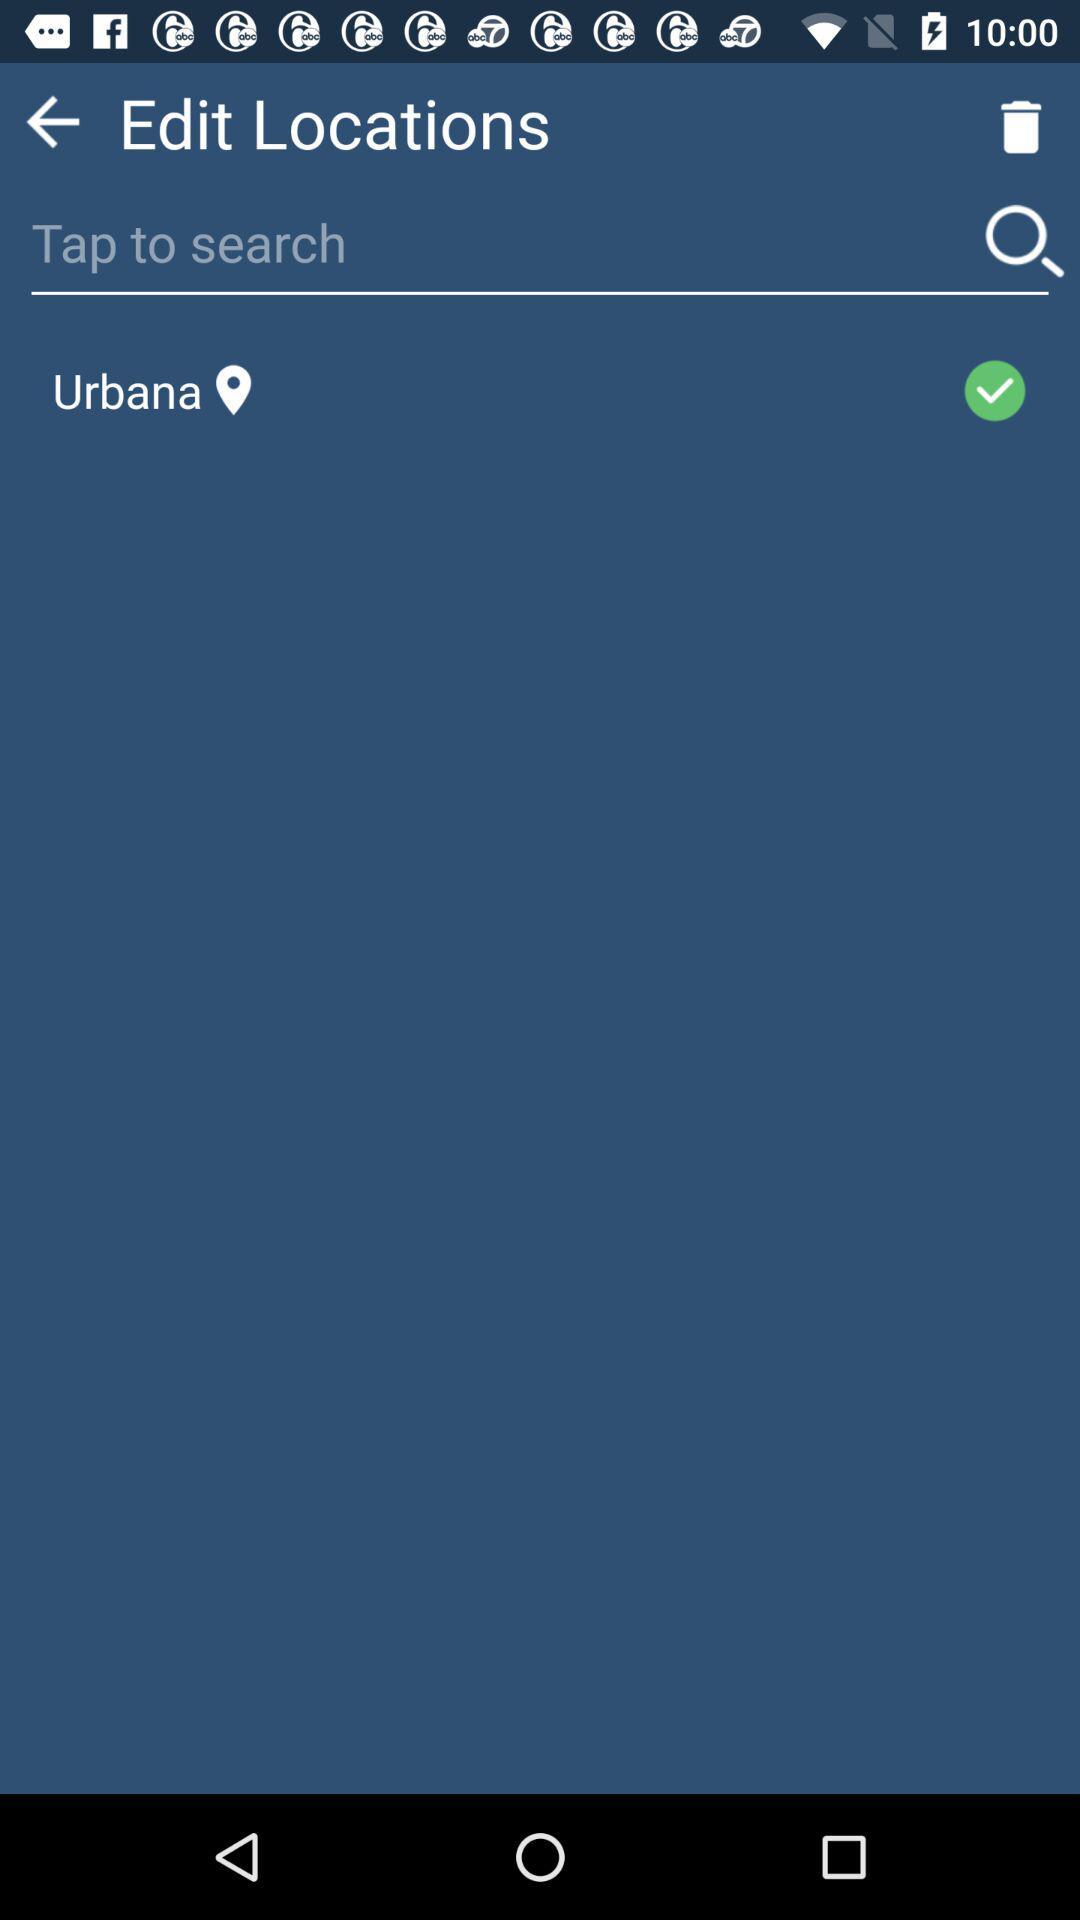 The width and height of the screenshot is (1080, 1920). Describe the element at coordinates (51, 120) in the screenshot. I see `go back` at that location.